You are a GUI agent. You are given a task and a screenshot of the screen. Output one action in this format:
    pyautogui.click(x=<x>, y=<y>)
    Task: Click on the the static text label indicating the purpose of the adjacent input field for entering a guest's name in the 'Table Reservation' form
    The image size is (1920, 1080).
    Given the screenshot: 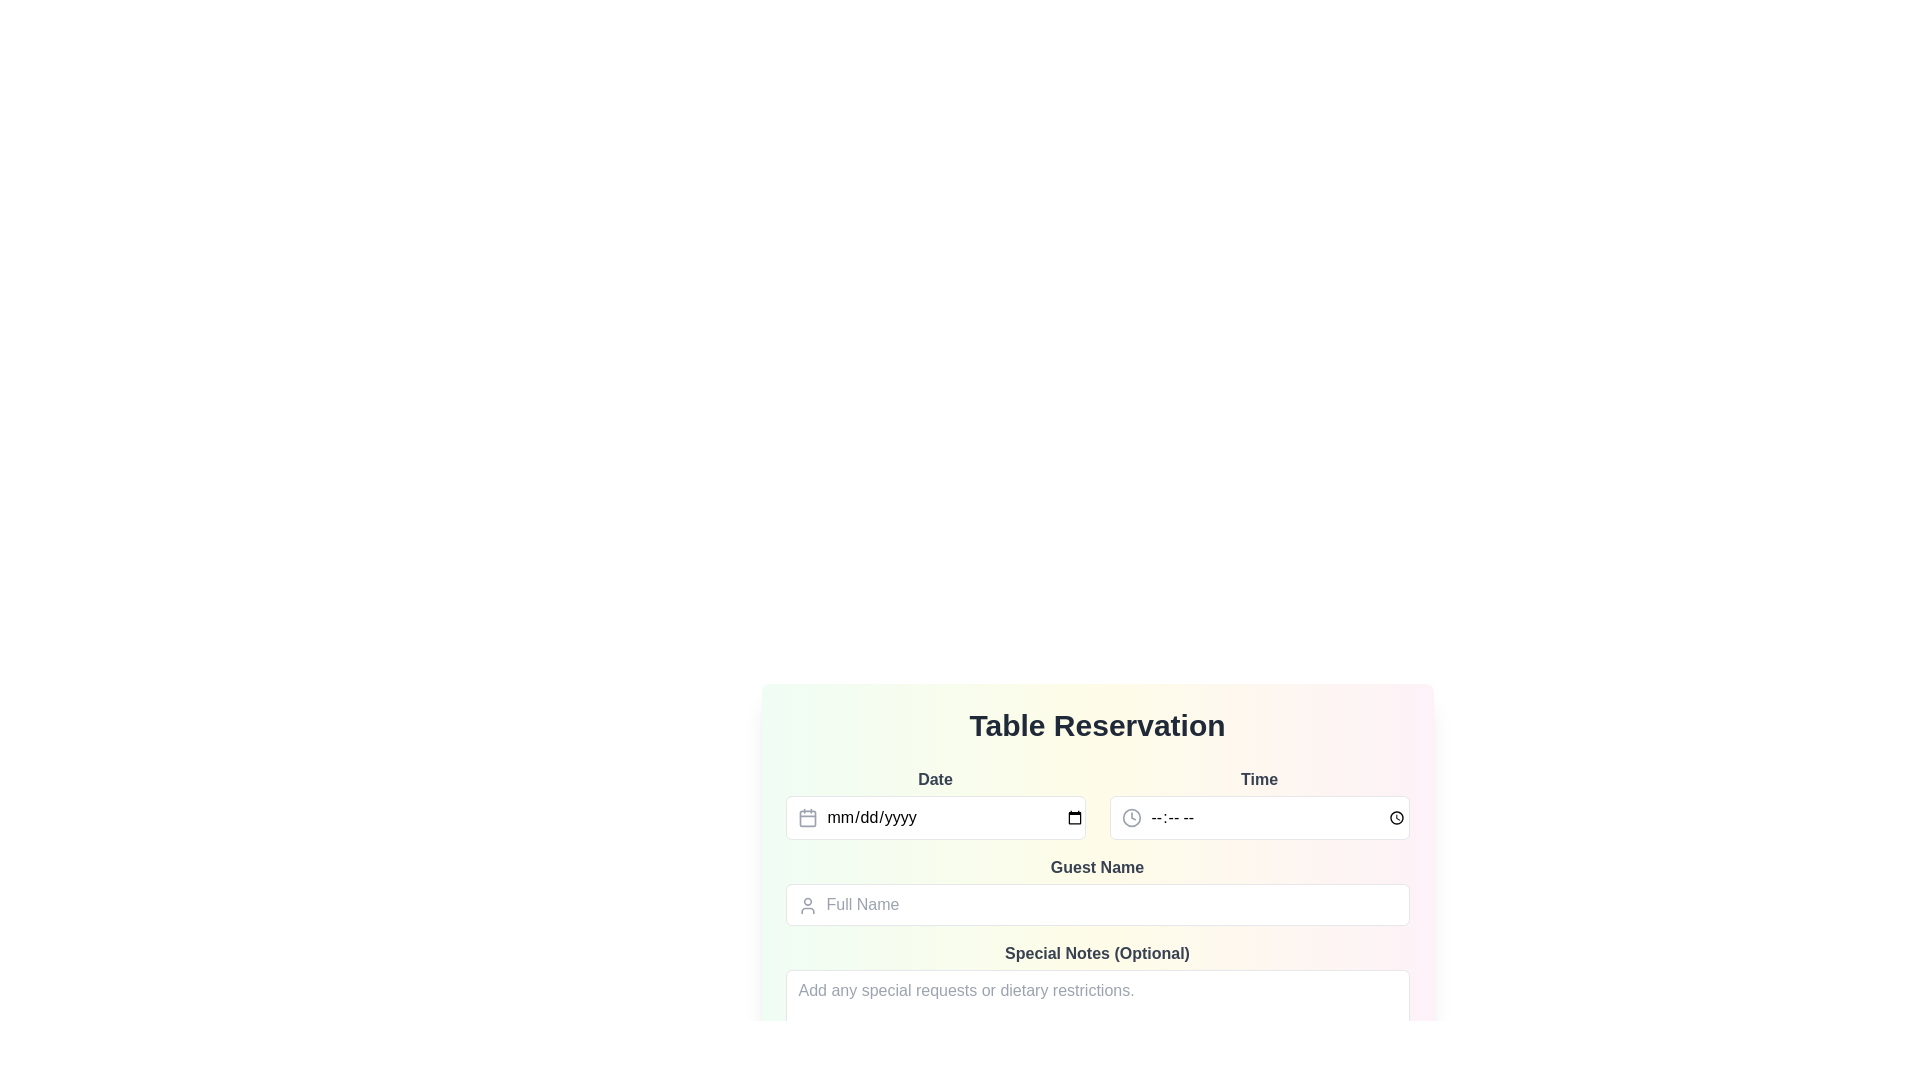 What is the action you would take?
    pyautogui.click(x=1096, y=866)
    